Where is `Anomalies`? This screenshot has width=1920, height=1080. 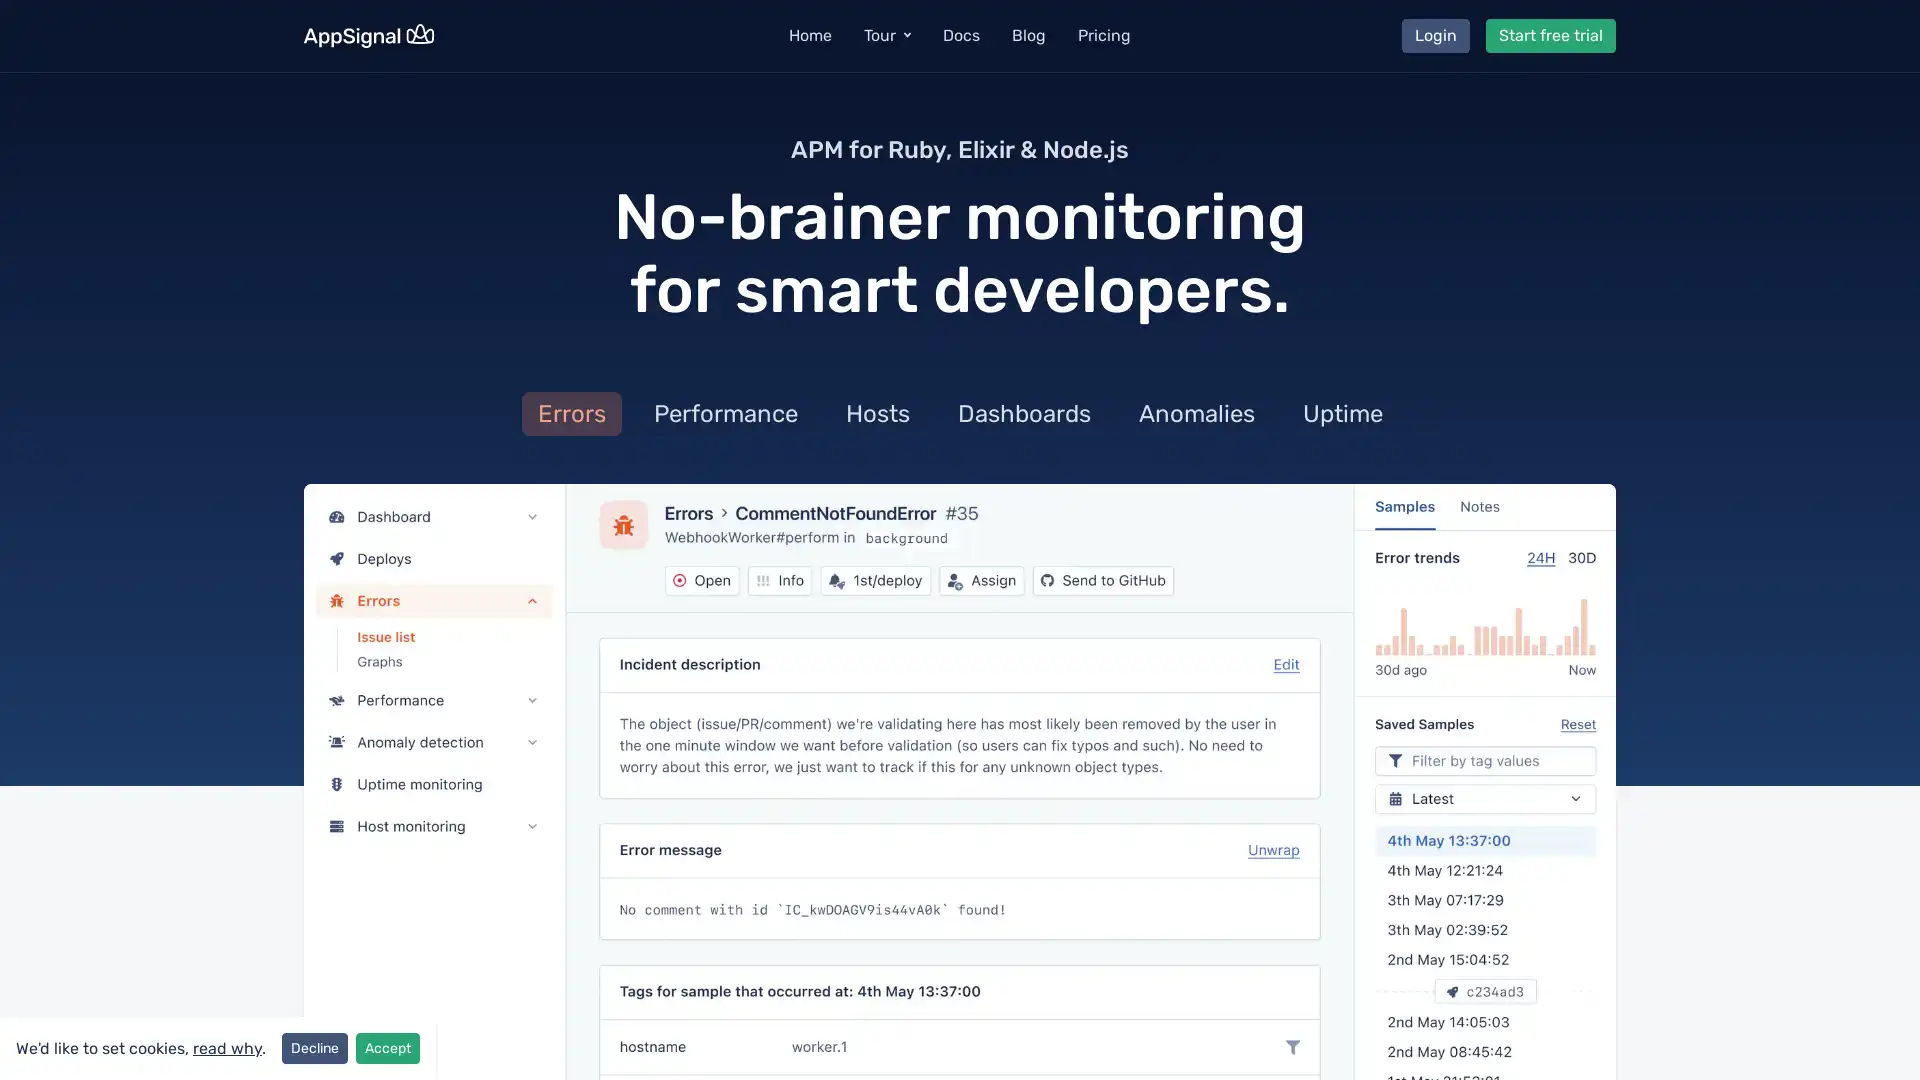
Anomalies is located at coordinates (1195, 411).